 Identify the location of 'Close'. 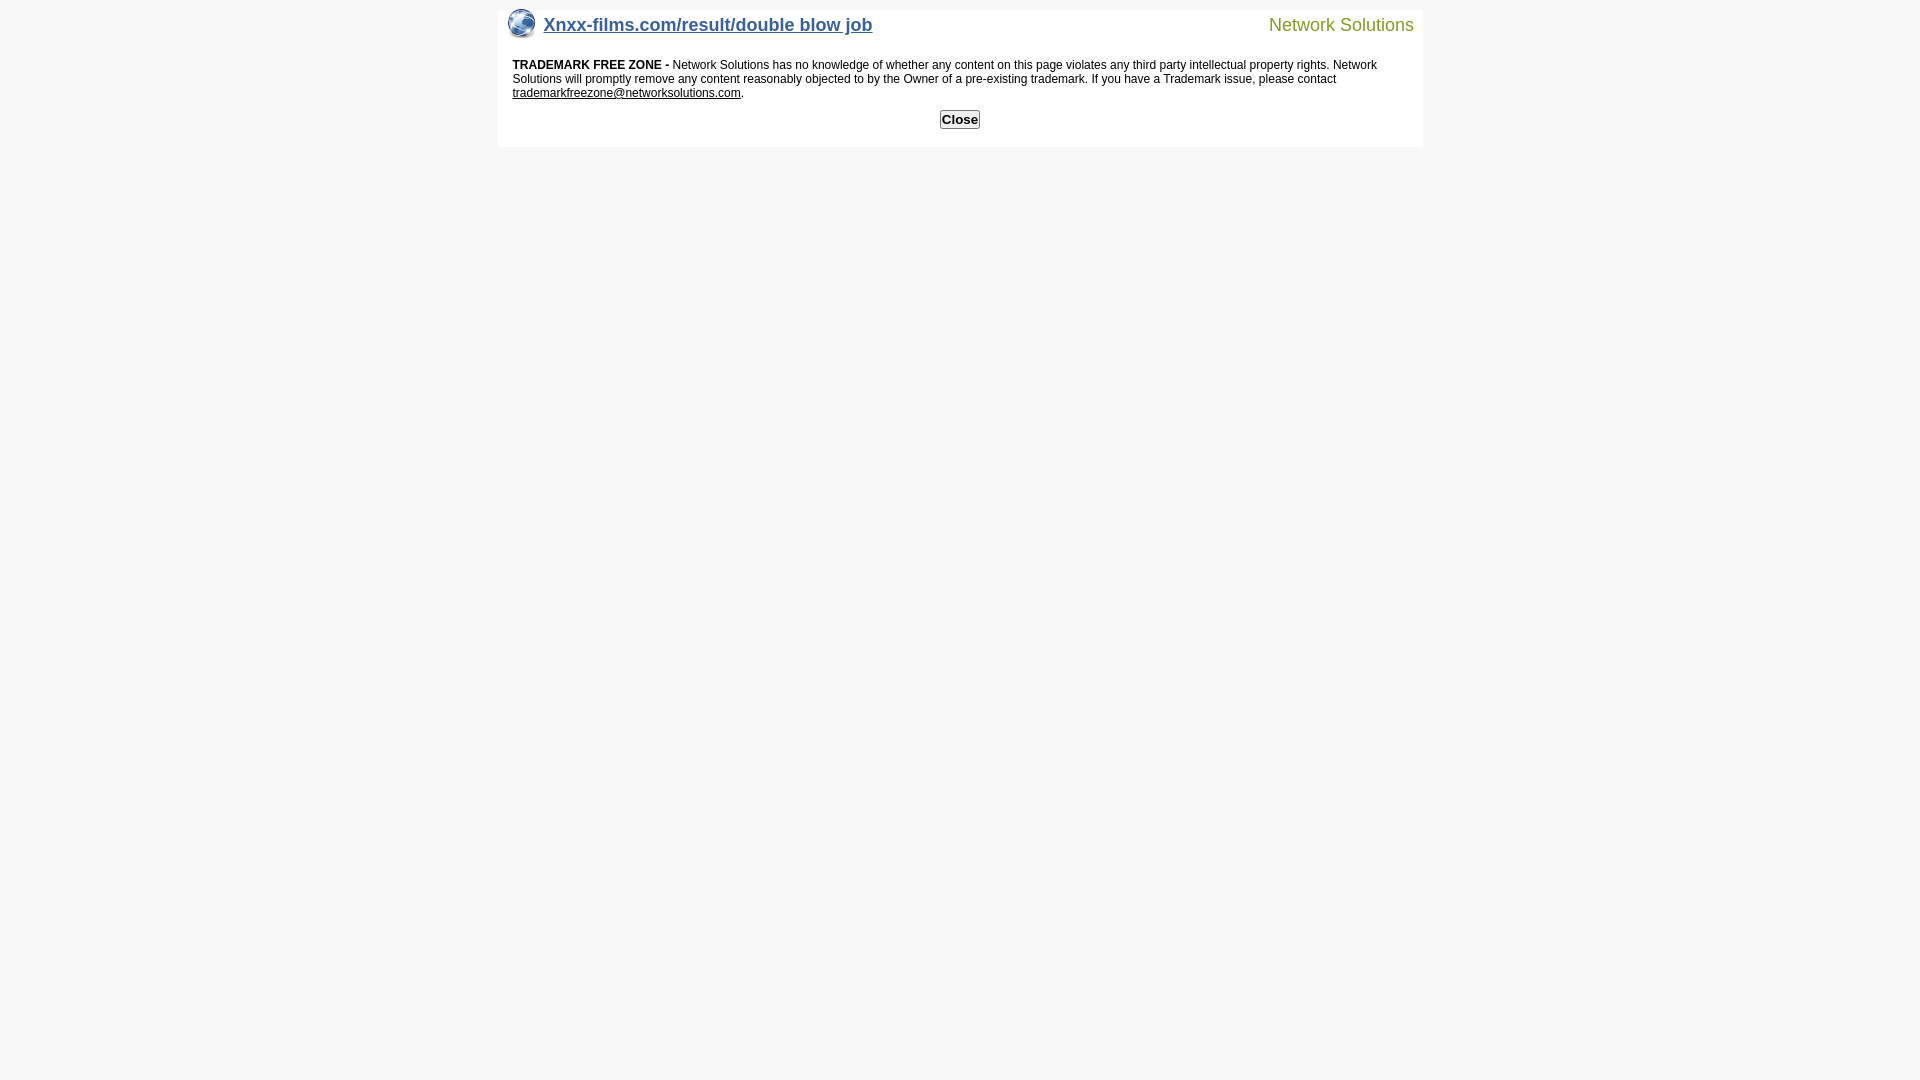
(960, 119).